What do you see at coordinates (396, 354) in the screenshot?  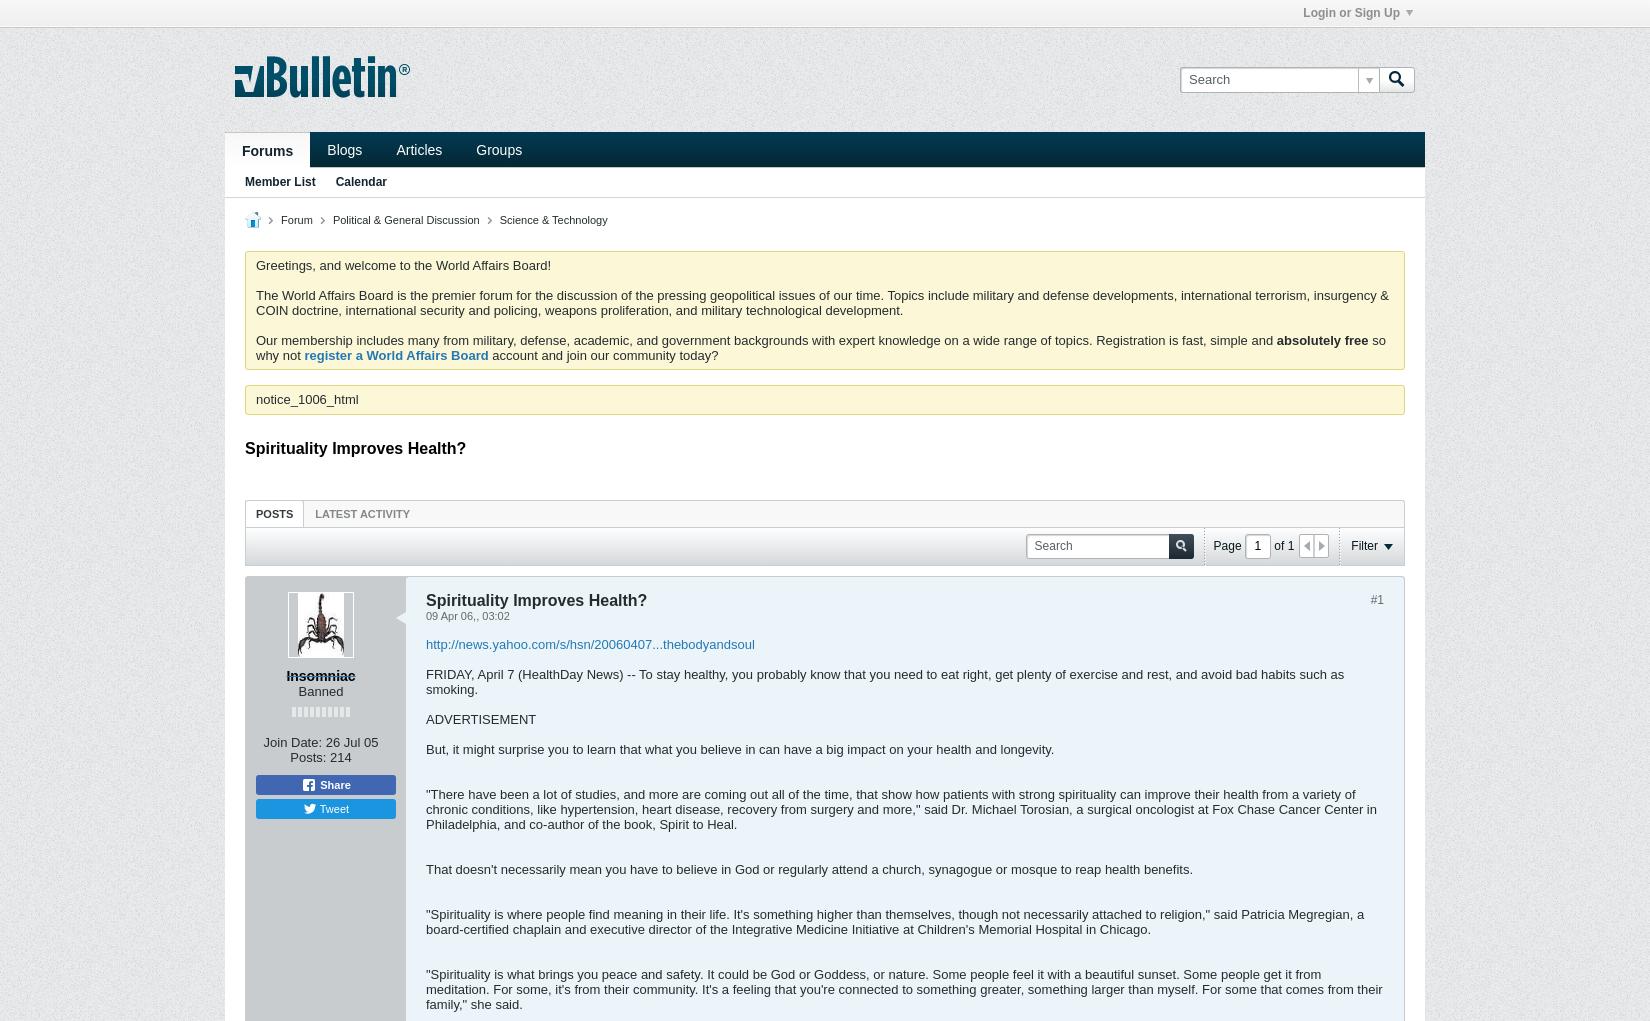 I see `'register a World Affairs Board'` at bounding box center [396, 354].